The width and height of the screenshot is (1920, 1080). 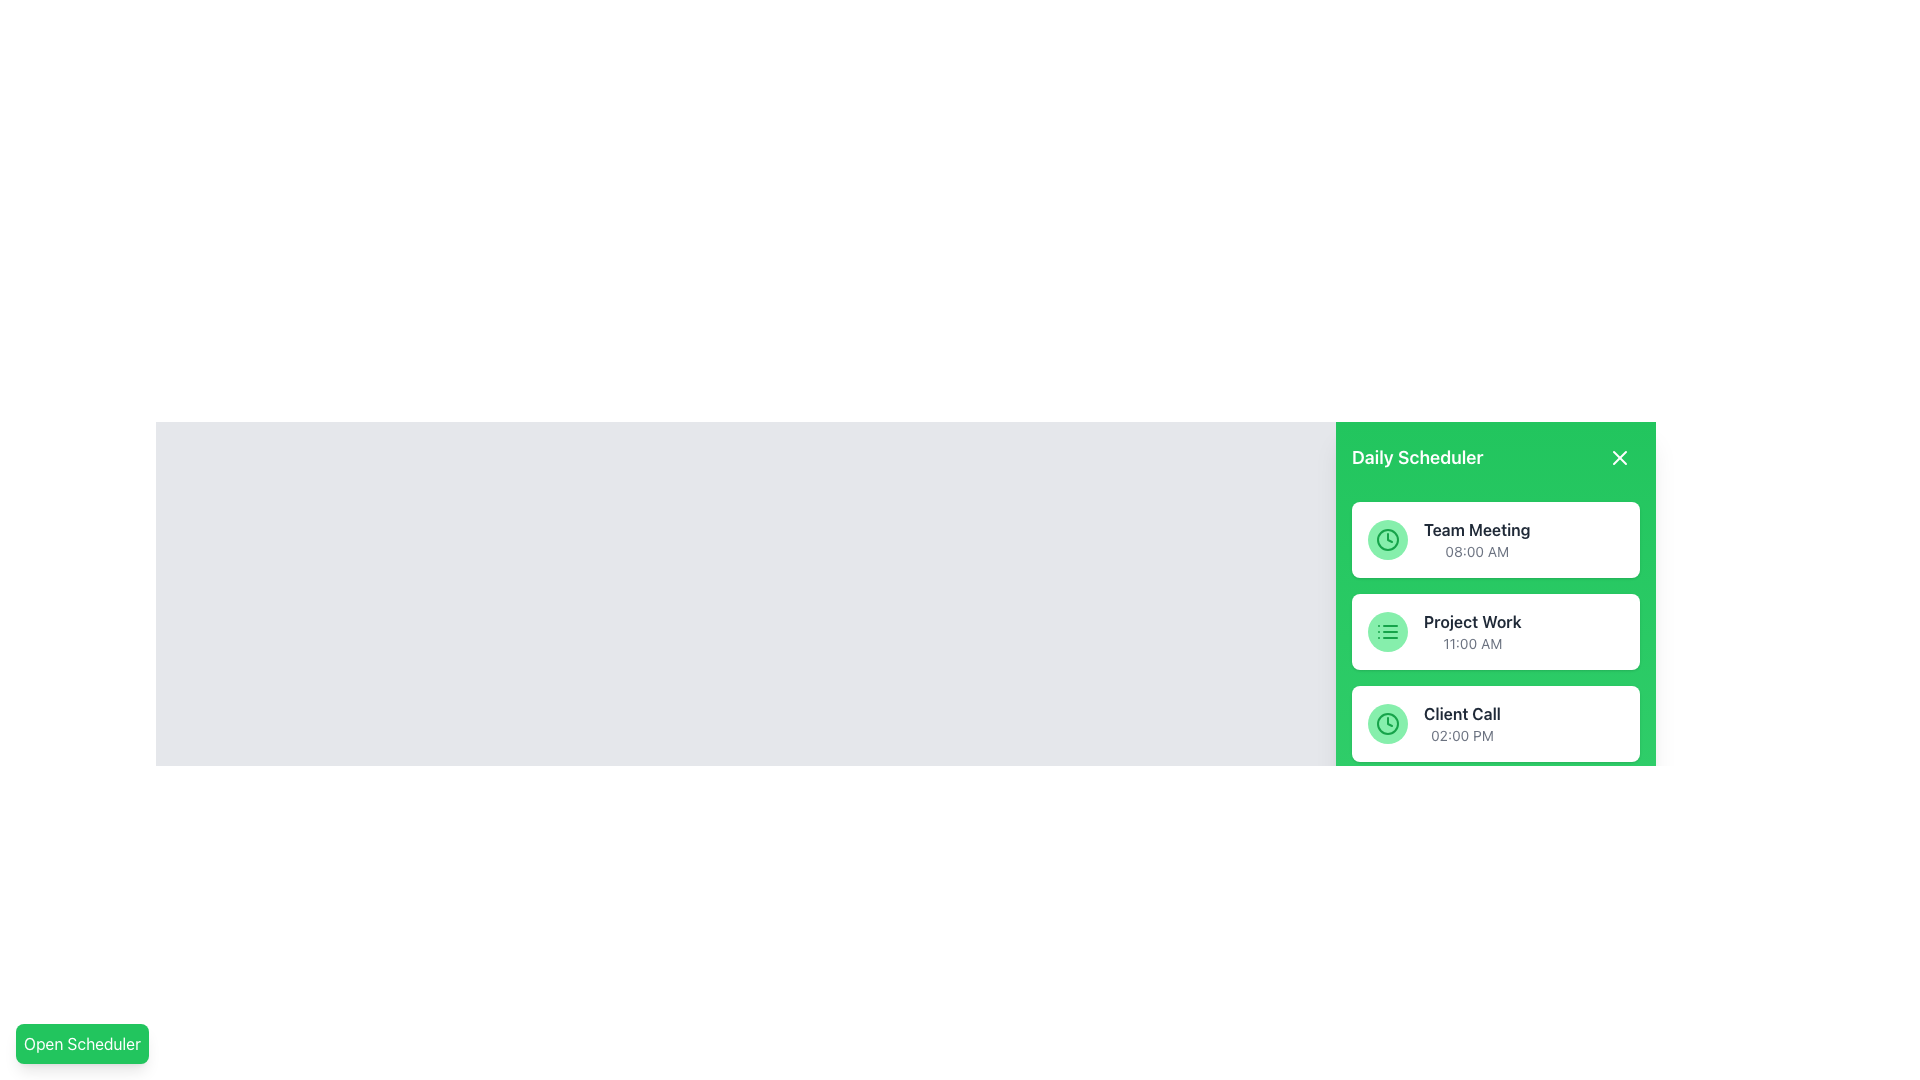 What do you see at coordinates (1477, 528) in the screenshot?
I see `text on the 'Team Meeting' label located above '08:00 AM' and beside a clock icon` at bounding box center [1477, 528].